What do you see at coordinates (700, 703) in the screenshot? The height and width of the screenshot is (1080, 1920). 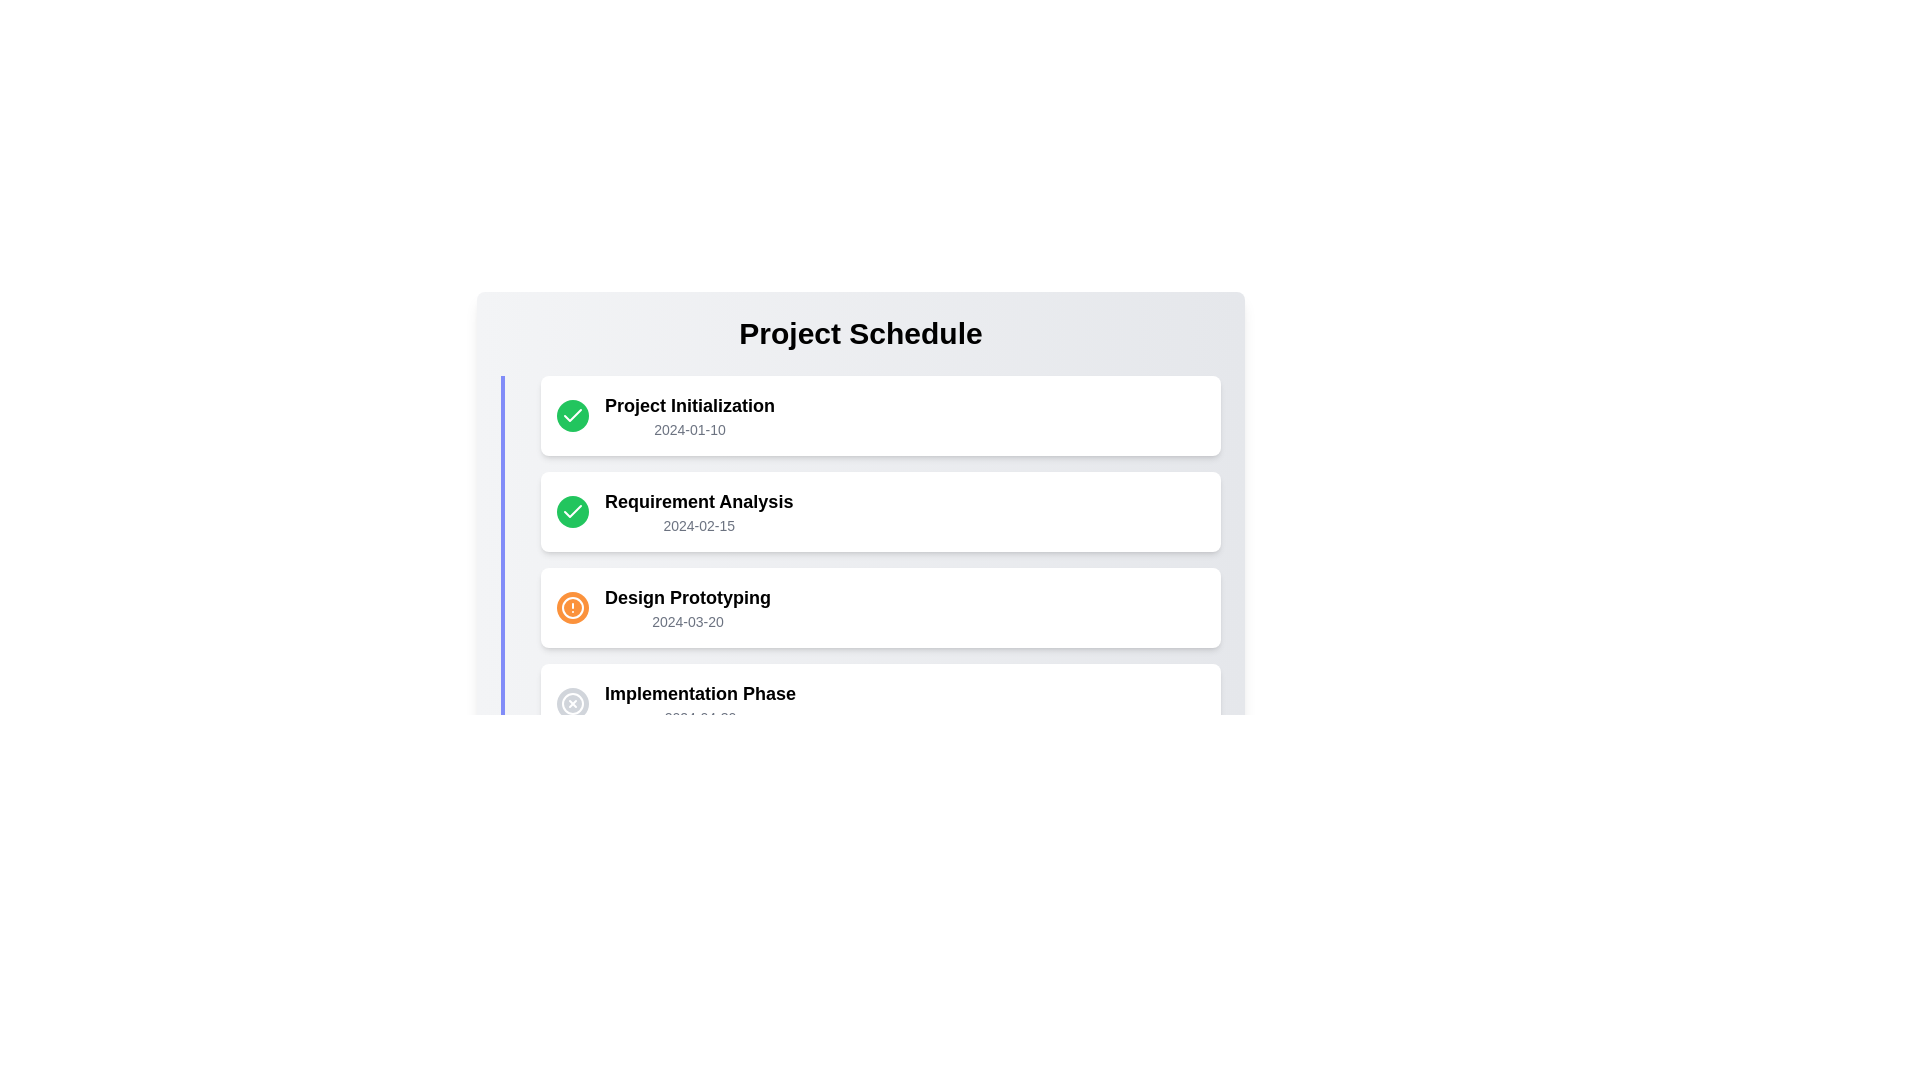 I see `text displayed in the fourth row of the 'Project Schedule' list, which shows 'Implementation Phase' in bold and '2024-04-30' in smaller gray text` at bounding box center [700, 703].